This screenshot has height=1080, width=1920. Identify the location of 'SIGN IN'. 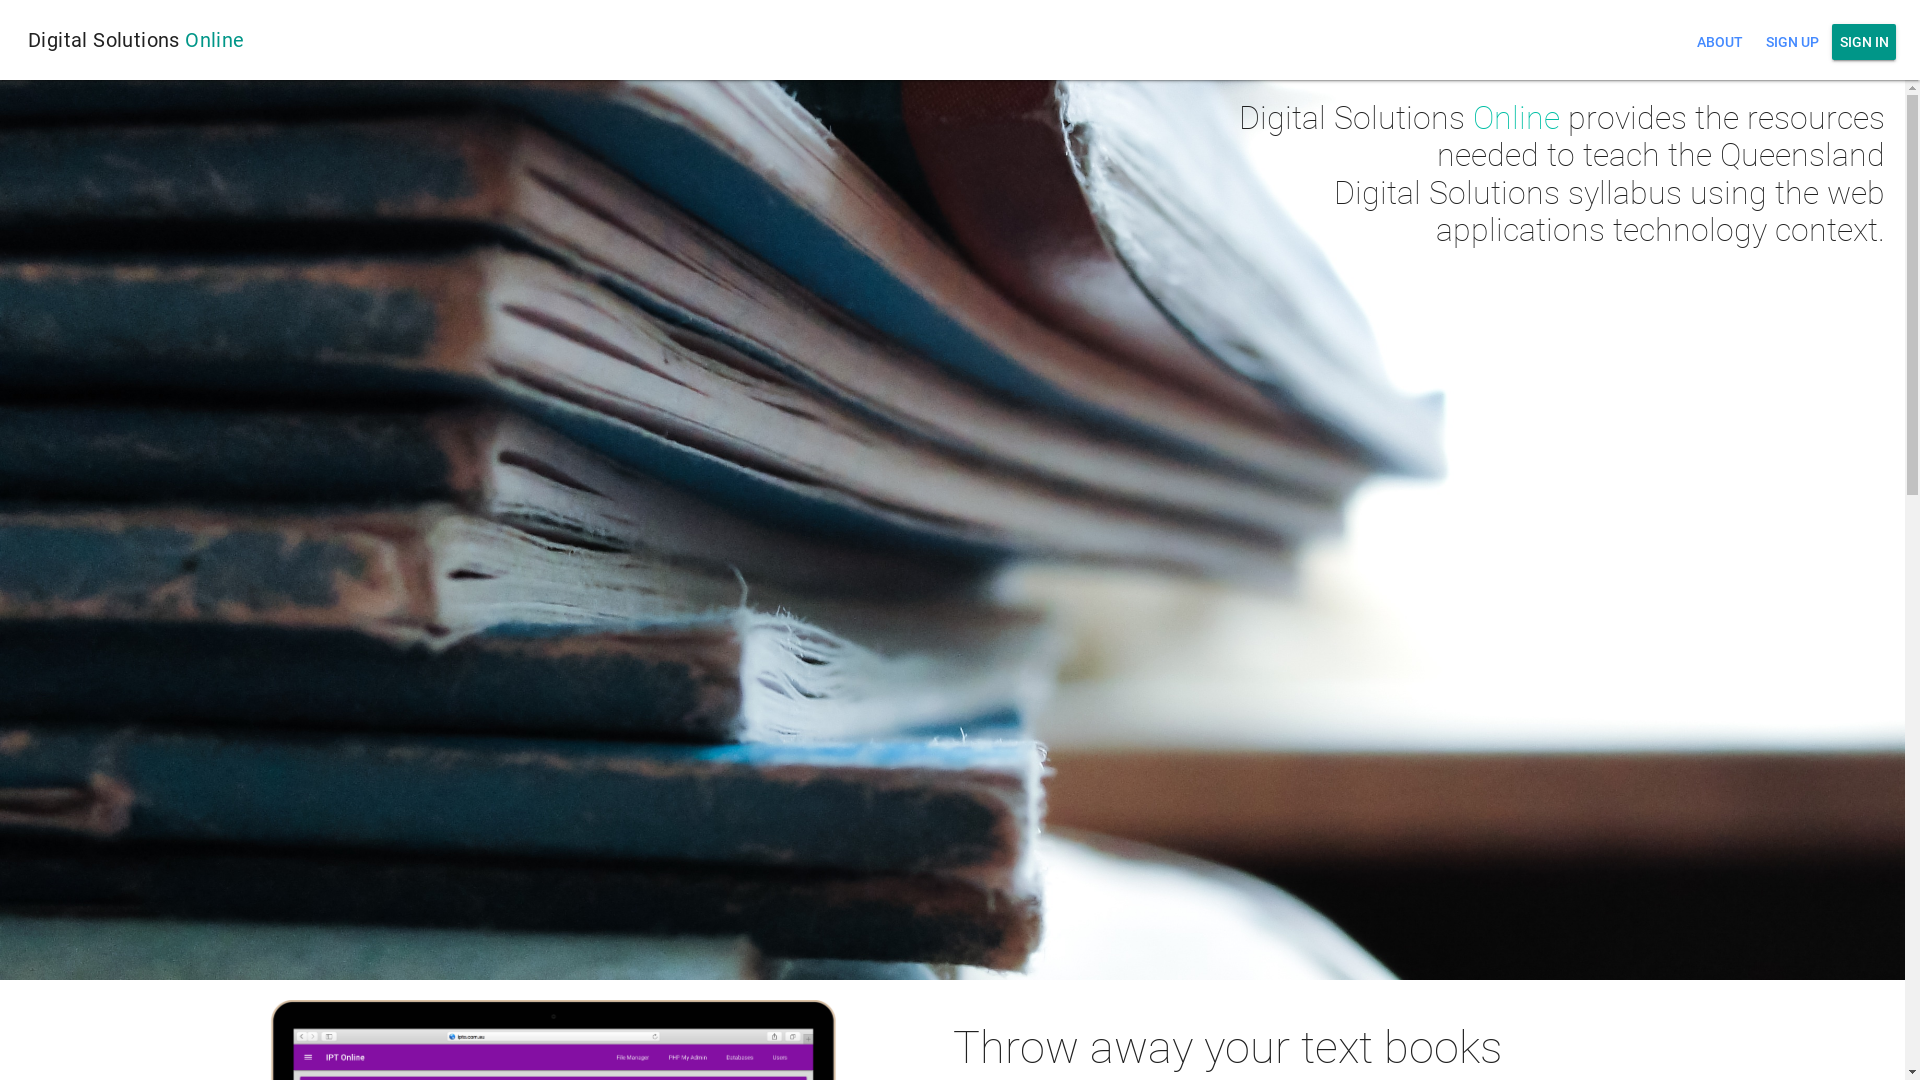
(1832, 42).